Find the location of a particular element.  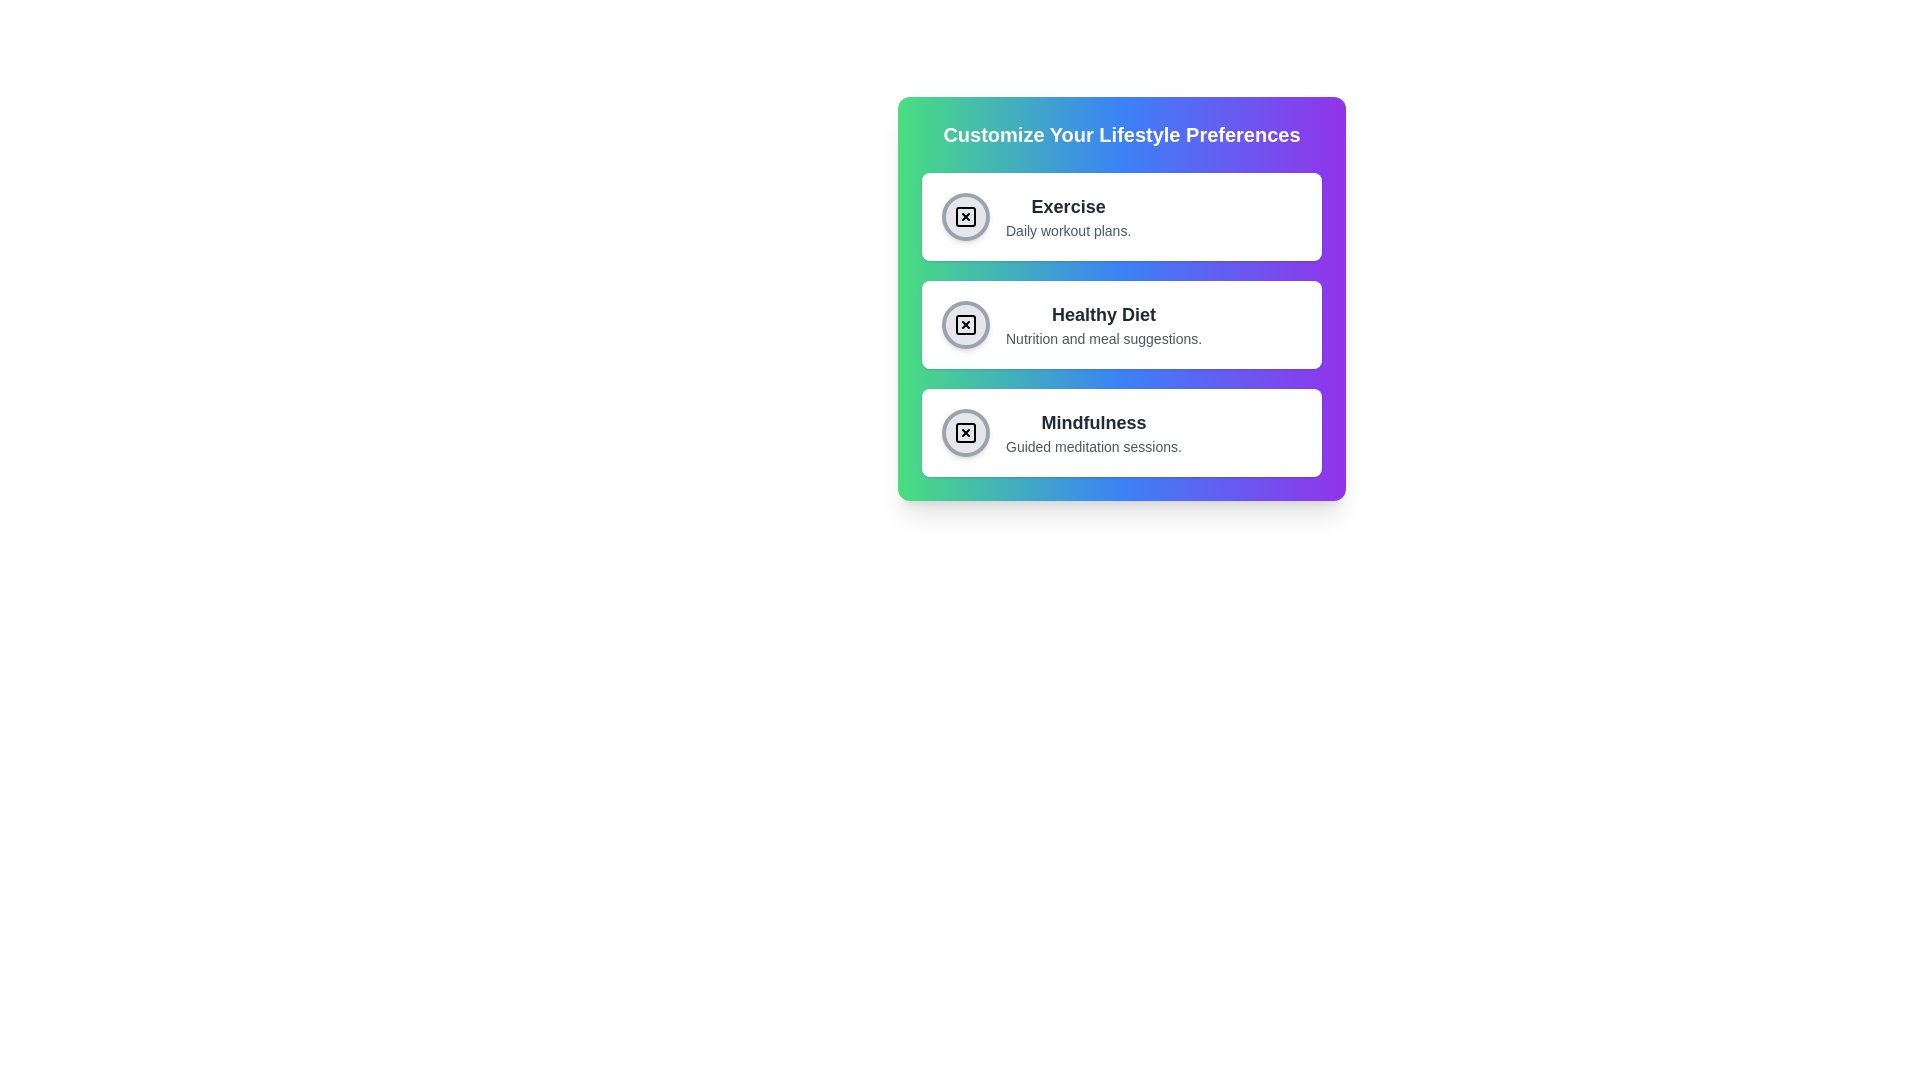

the circular Icon button with a light gray background and dark gray border is located at coordinates (965, 216).